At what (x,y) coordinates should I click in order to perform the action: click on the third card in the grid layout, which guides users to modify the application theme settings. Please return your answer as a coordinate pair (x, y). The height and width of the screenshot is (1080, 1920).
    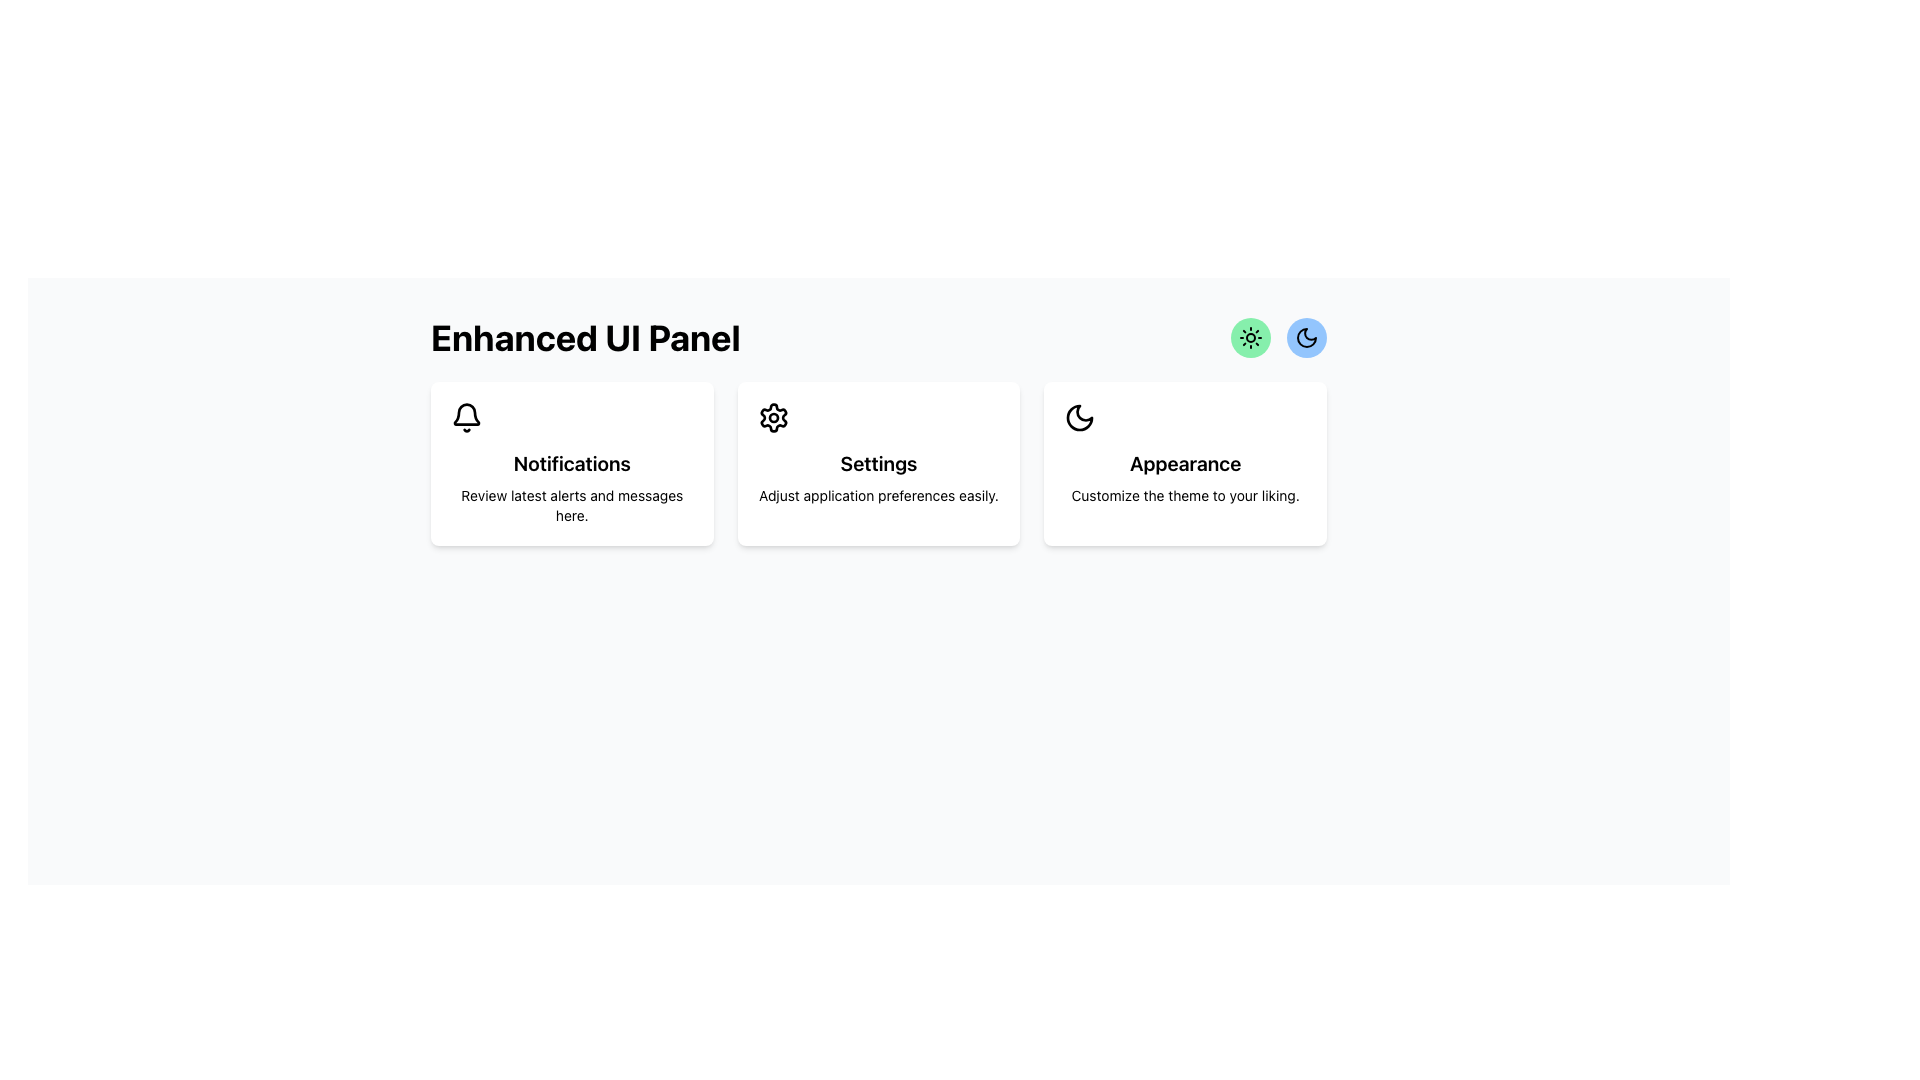
    Looking at the image, I should click on (1185, 463).